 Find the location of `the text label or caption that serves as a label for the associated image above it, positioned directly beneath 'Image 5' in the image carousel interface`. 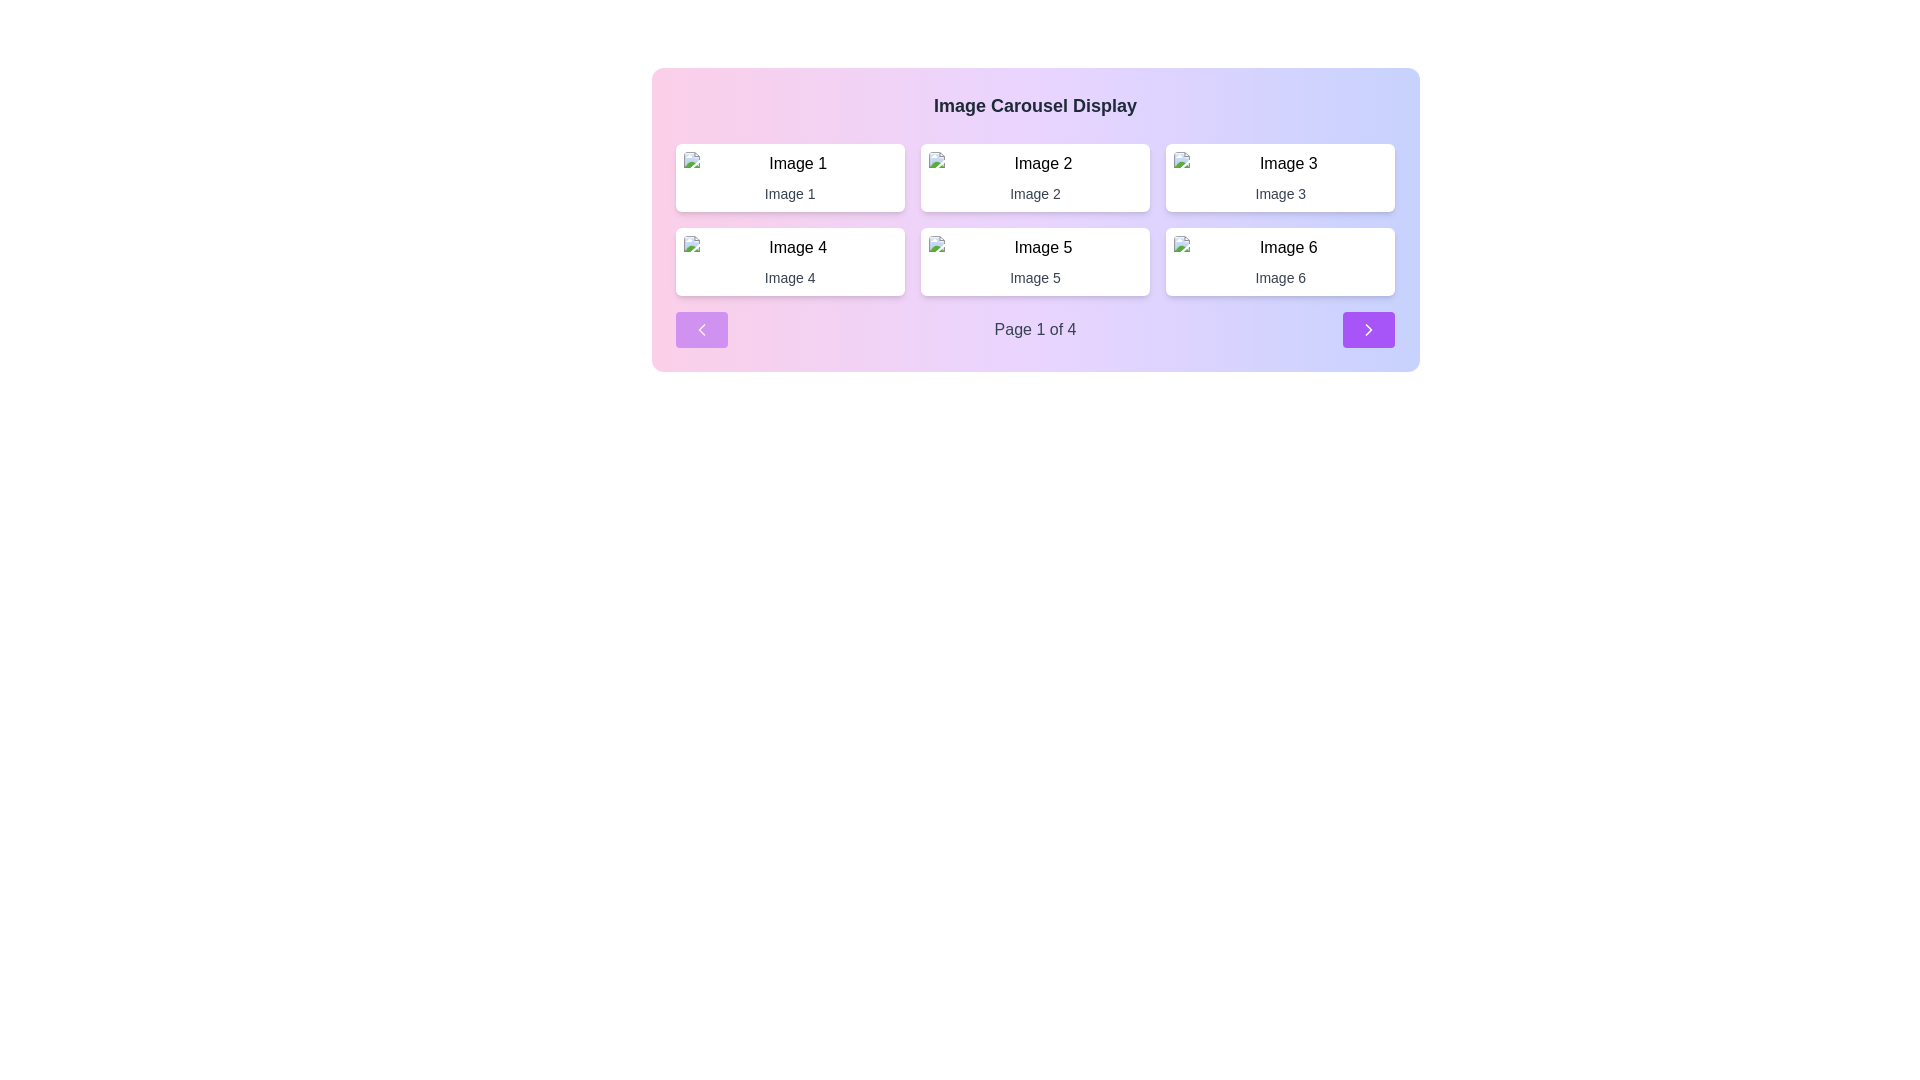

the text label or caption that serves as a label for the associated image above it, positioned directly beneath 'Image 5' in the image carousel interface is located at coordinates (1035, 277).